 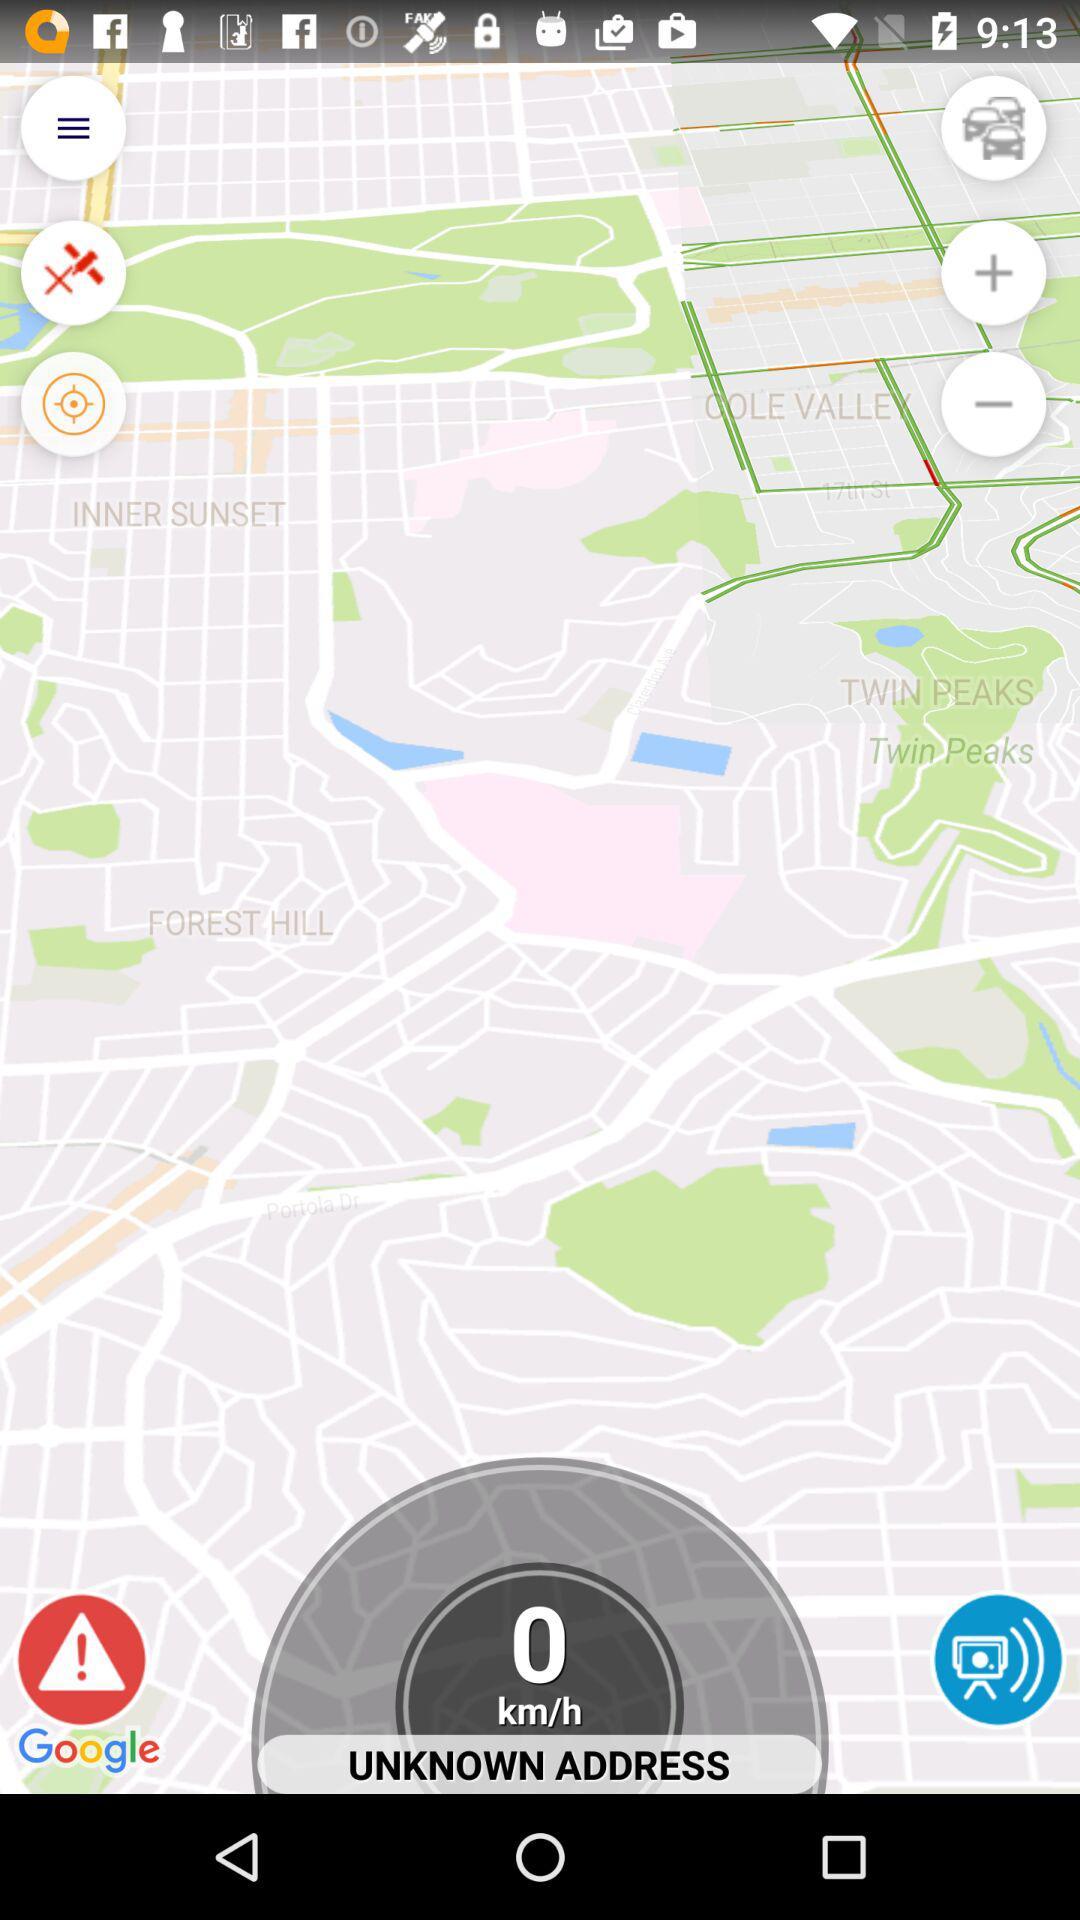 What do you see at coordinates (72, 431) in the screenshot?
I see `the location_crosshair icon` at bounding box center [72, 431].